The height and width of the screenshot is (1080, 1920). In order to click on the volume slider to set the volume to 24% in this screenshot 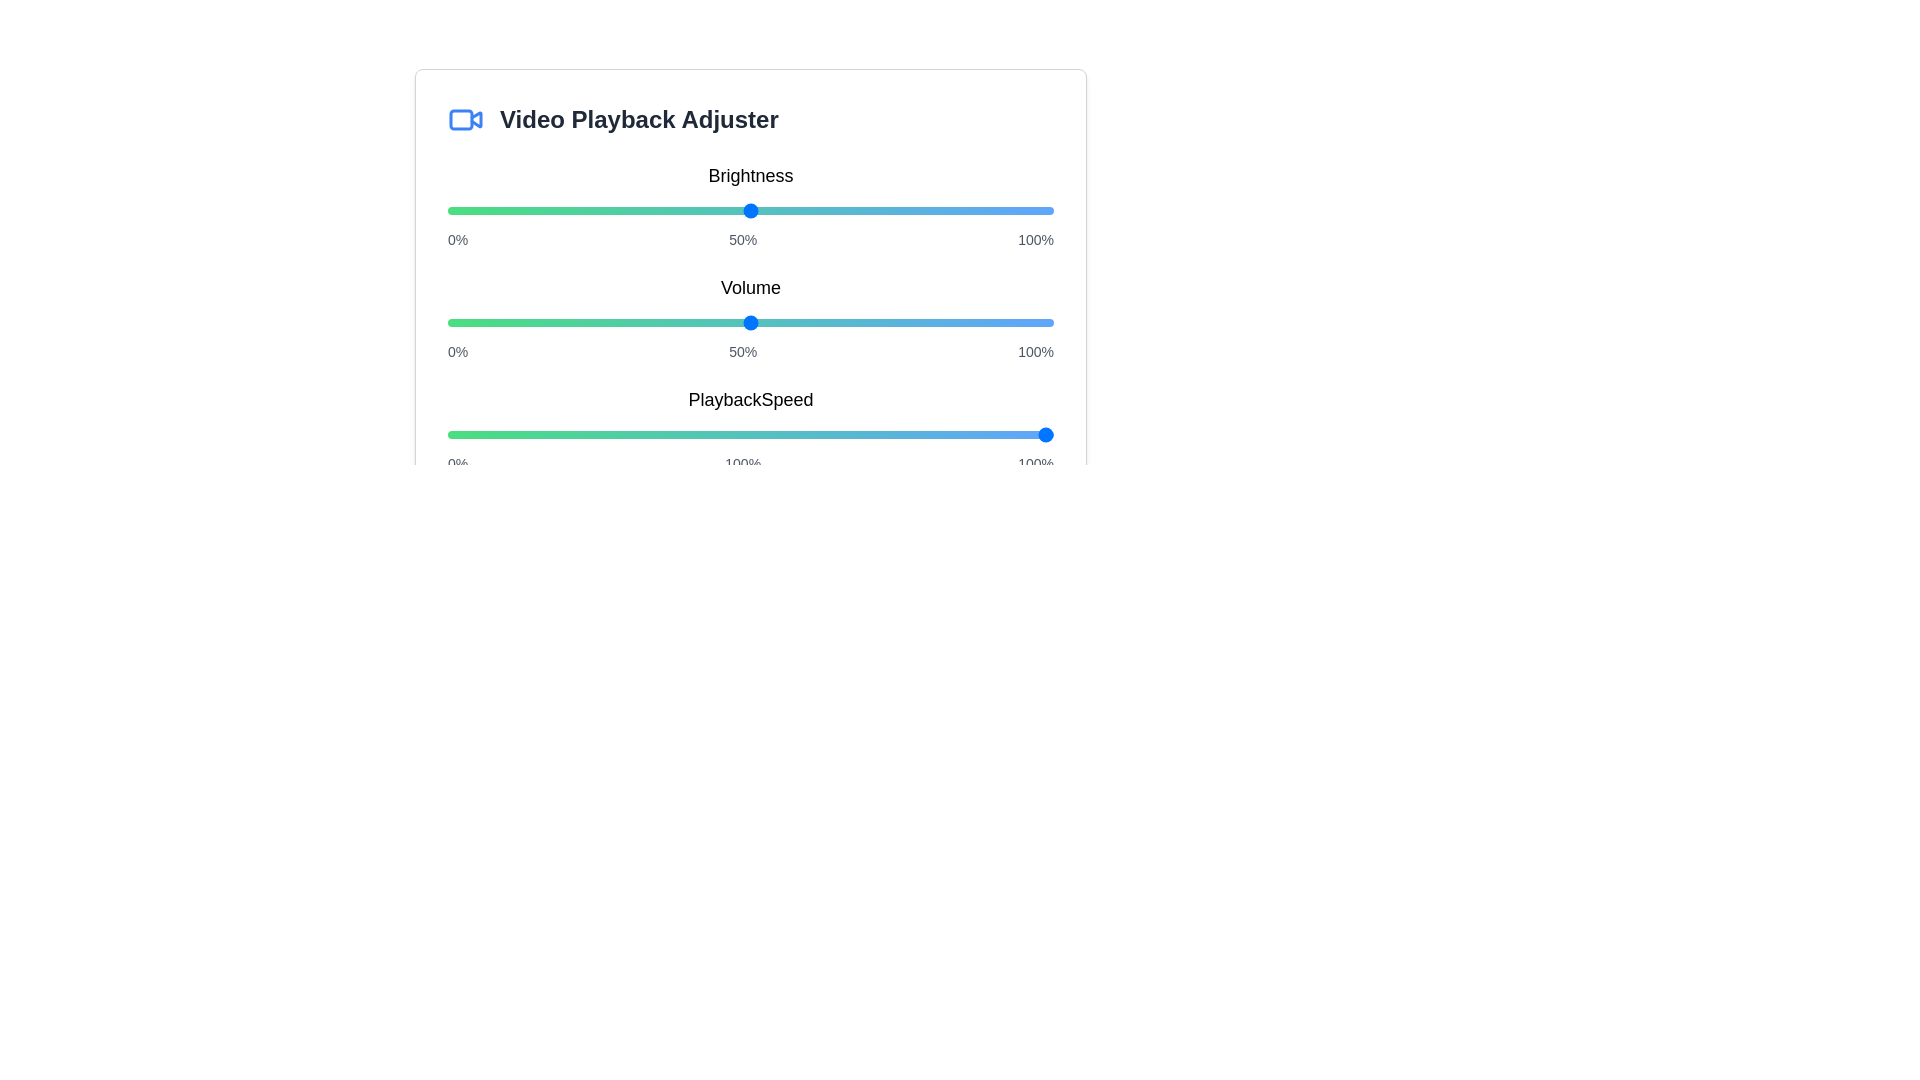, I will do `click(592, 322)`.